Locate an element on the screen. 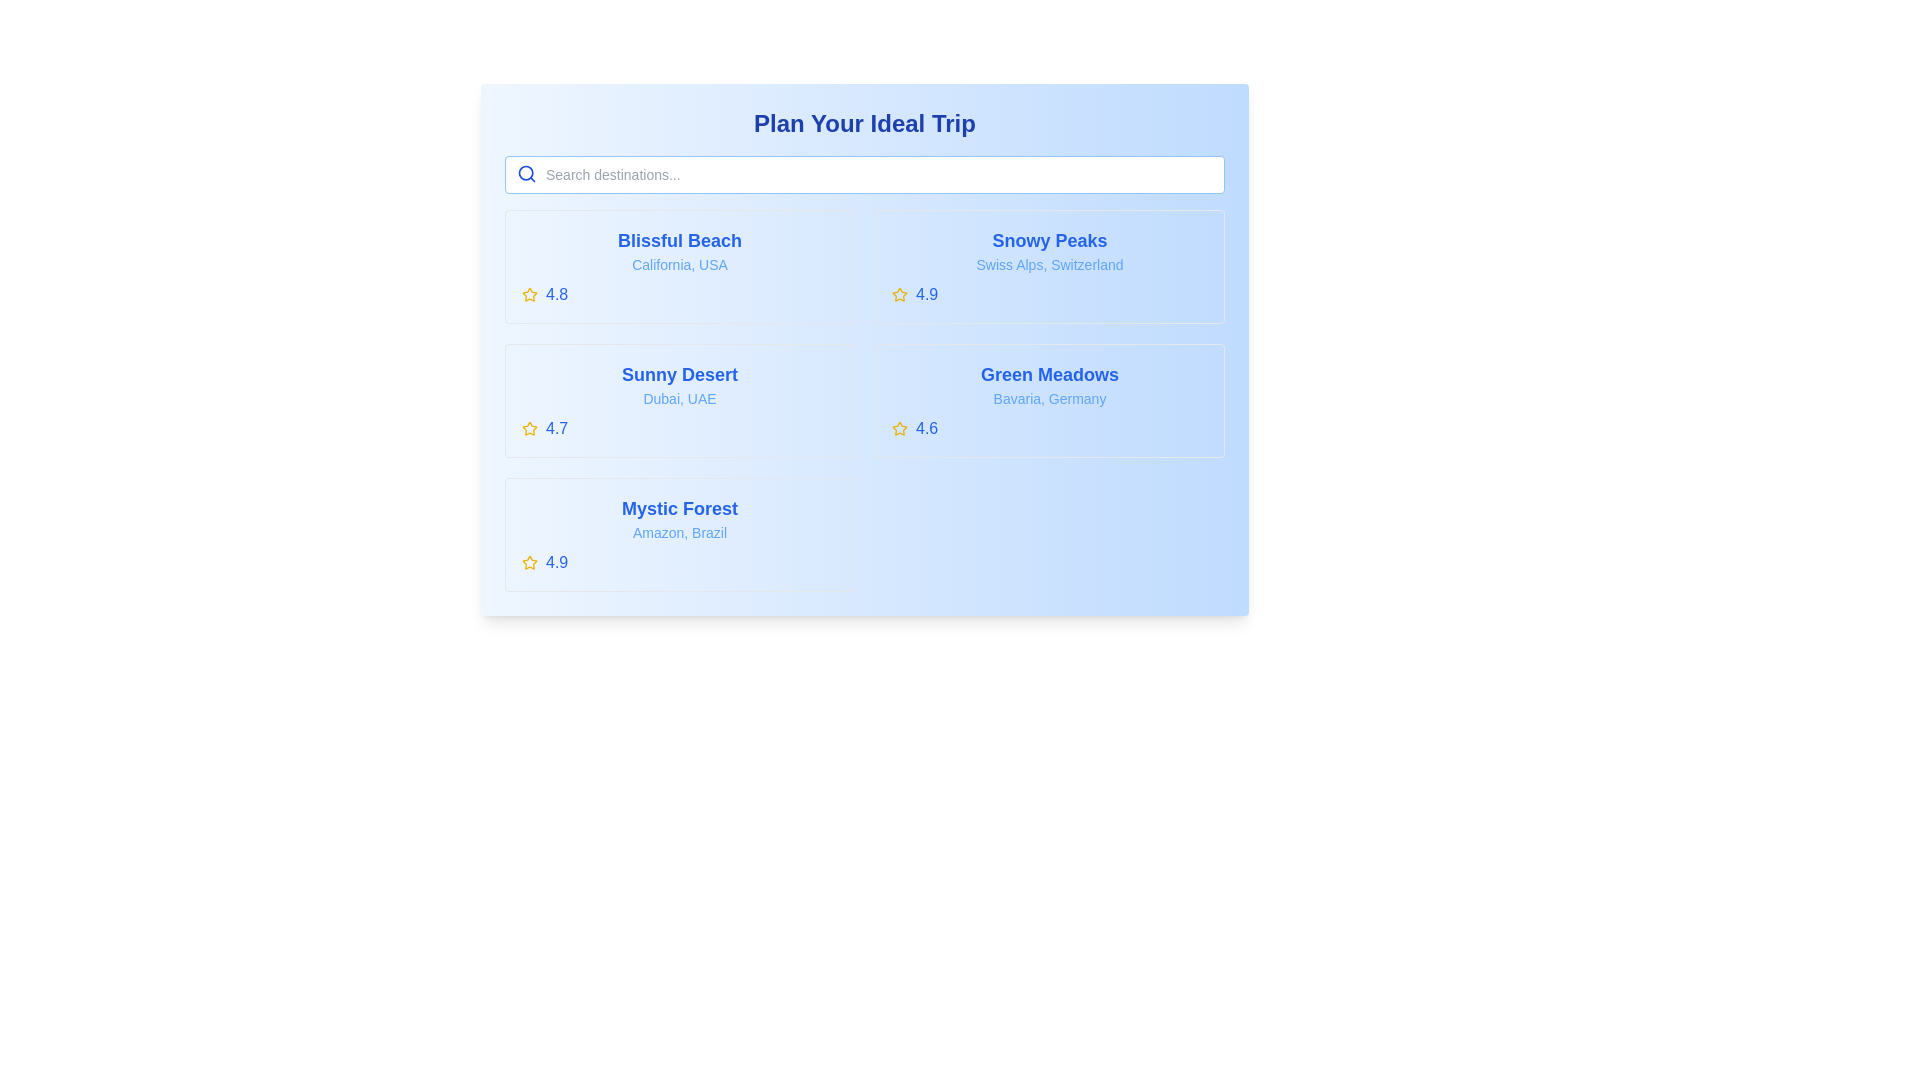 This screenshot has height=1080, width=1920. the informational text label that serves as the title for a travel destination, positioned at the top of a card in a grid layout is located at coordinates (680, 374).